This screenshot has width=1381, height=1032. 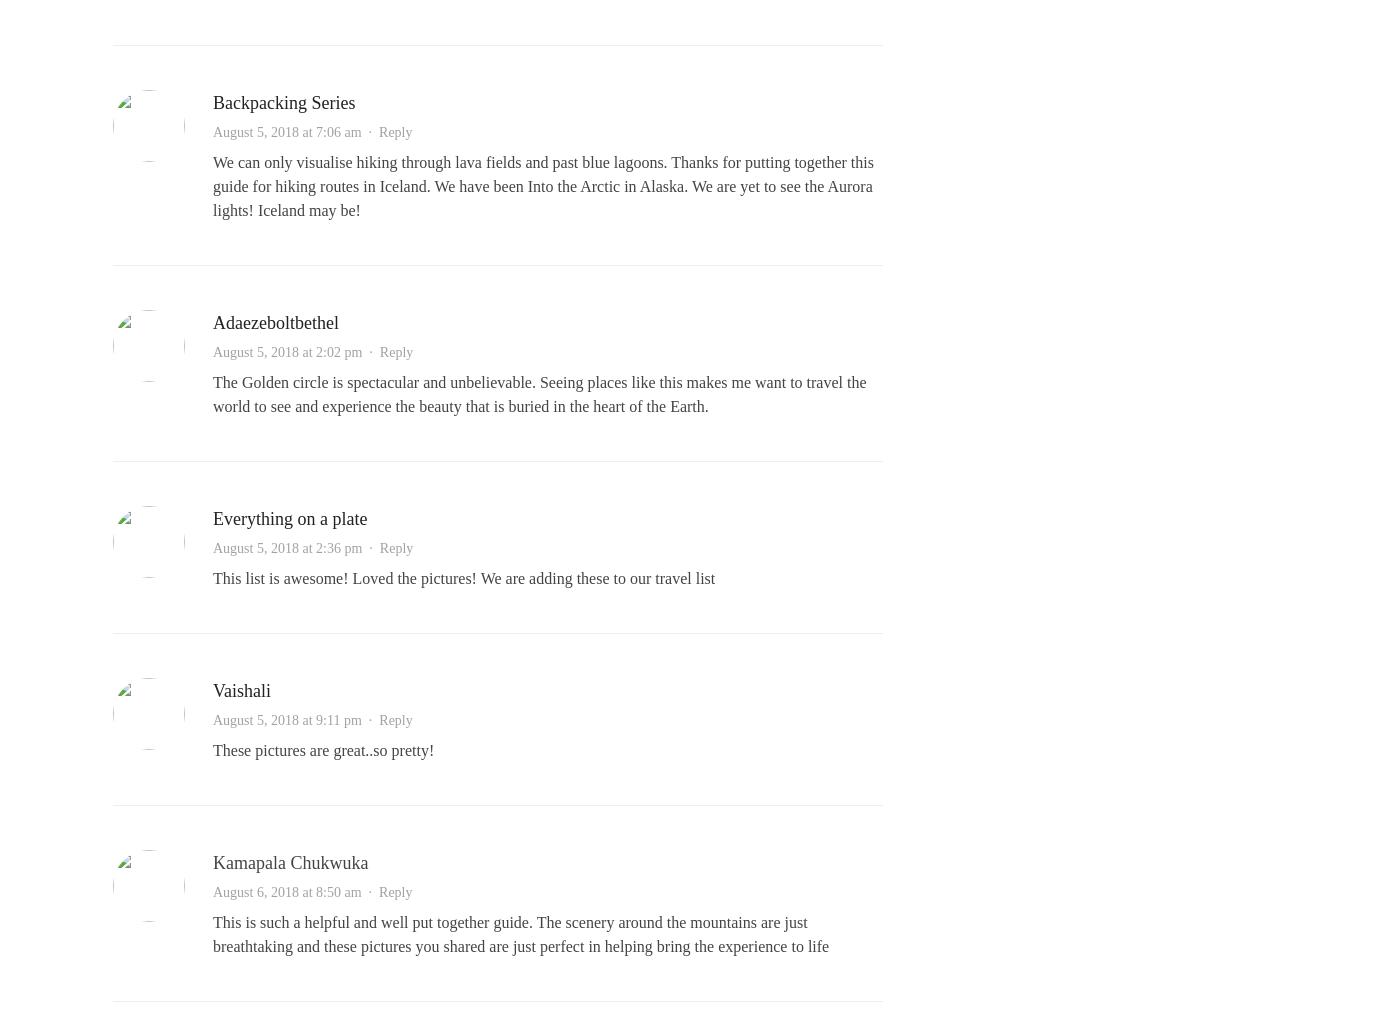 What do you see at coordinates (283, 102) in the screenshot?
I see `'Backpacking Series'` at bounding box center [283, 102].